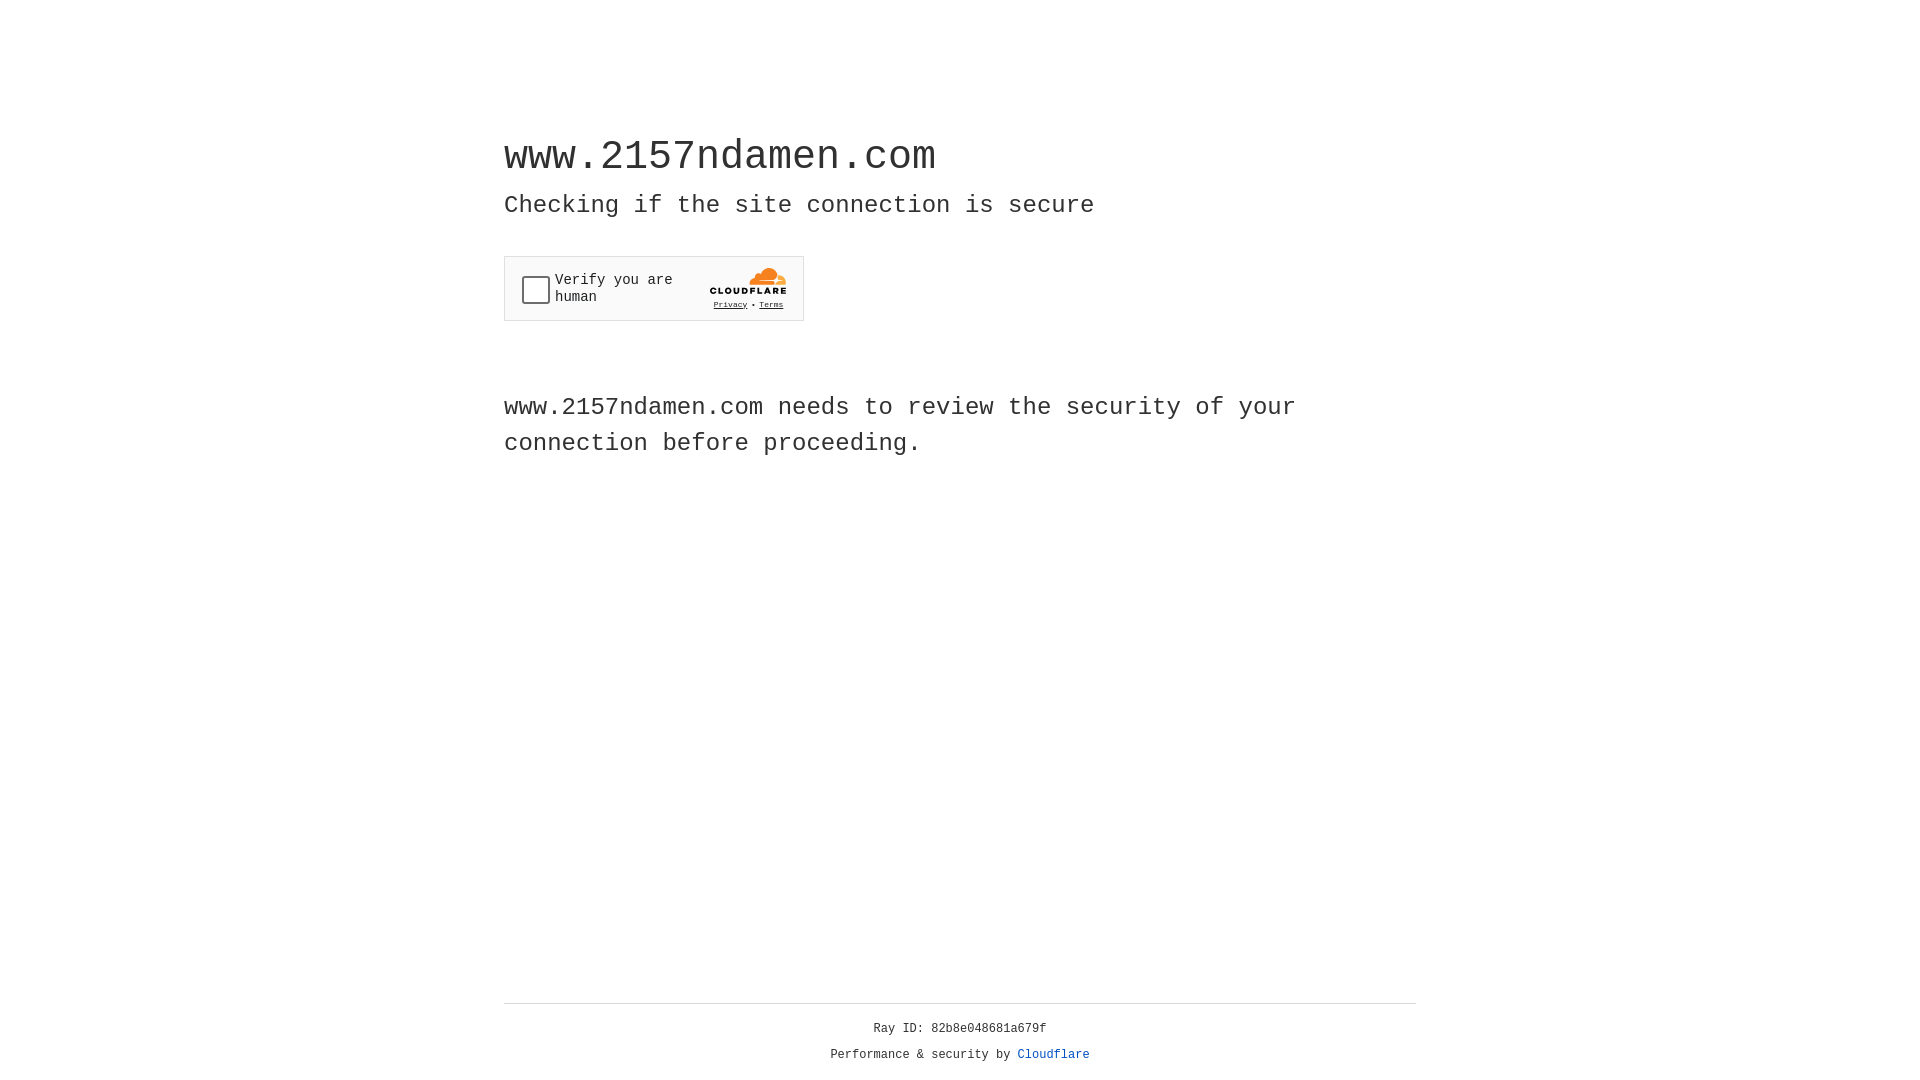  Describe the element at coordinates (1053, 1054) in the screenshot. I see `'Cloudflare'` at that location.